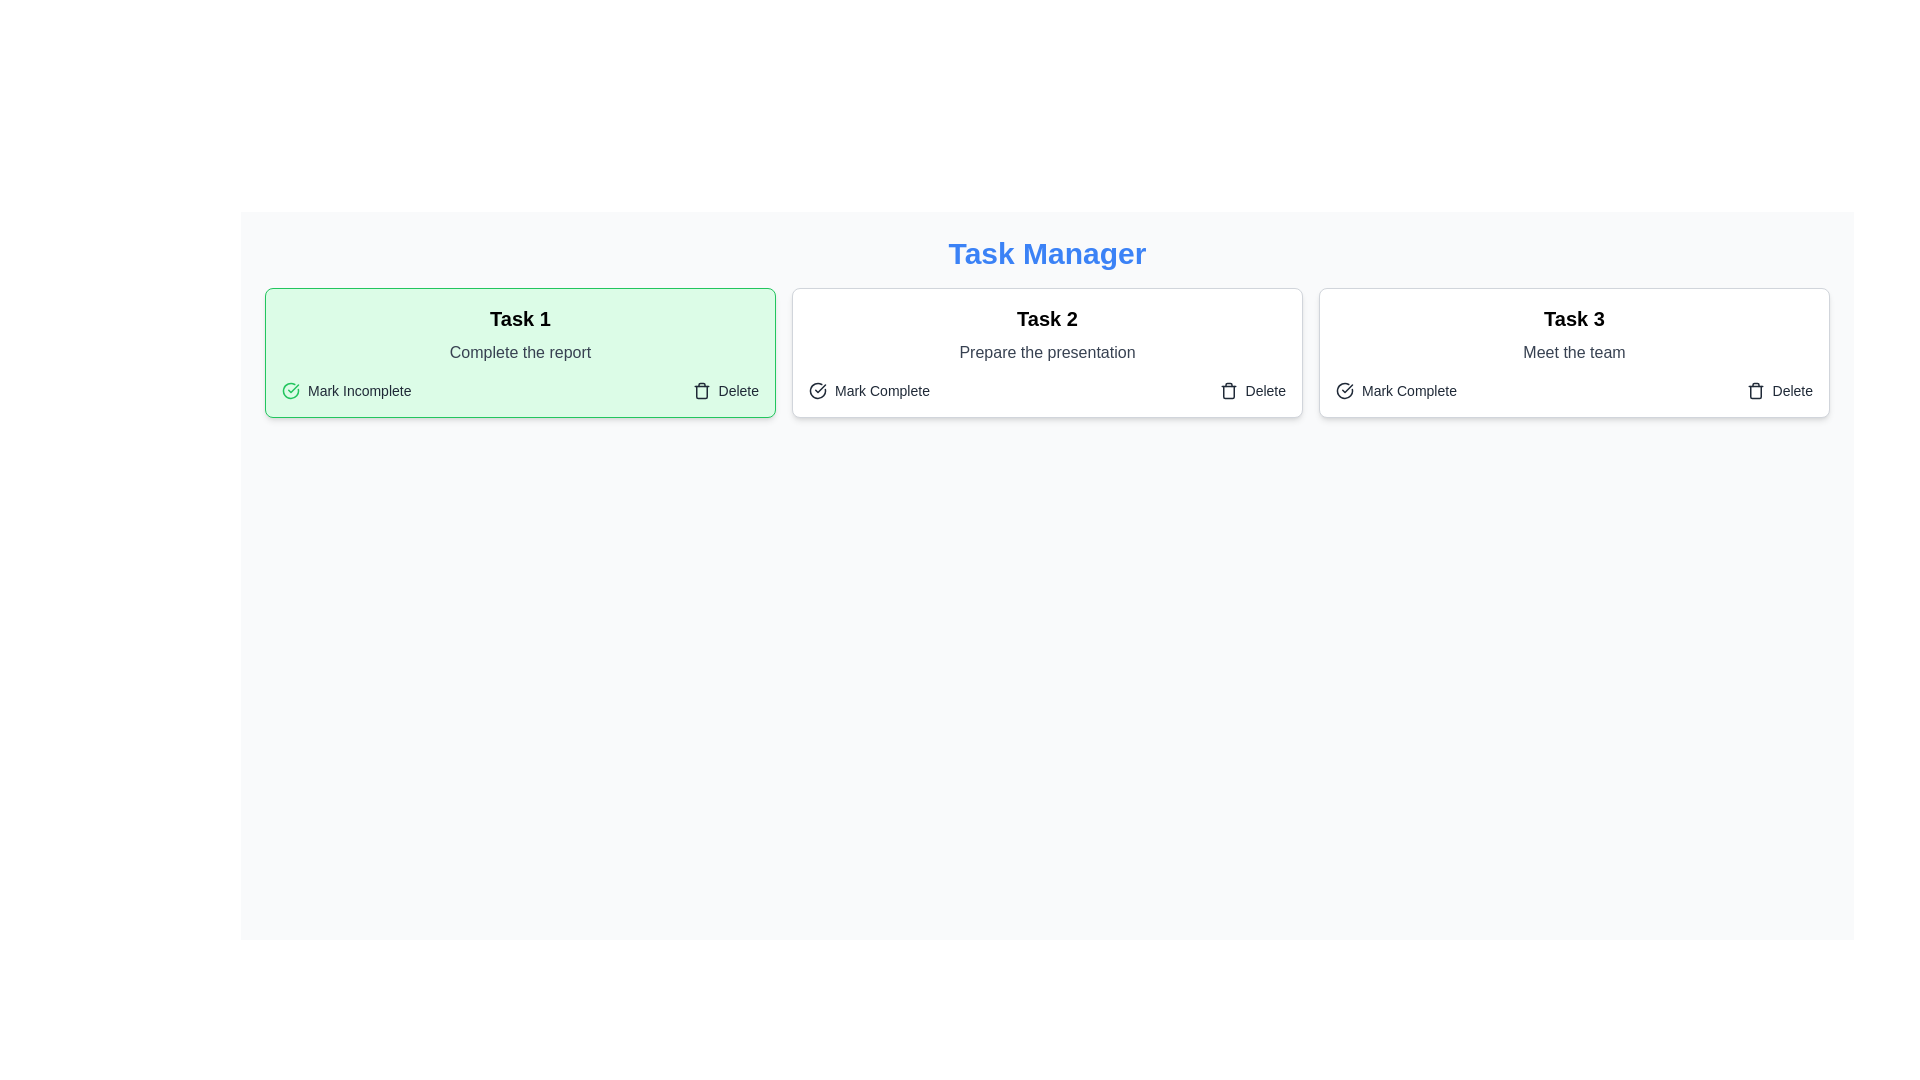 This screenshot has height=1080, width=1920. I want to click on the 'Delete' static label, which is styled in dark gray and located towards the bottom-right corner of the Task 1 box, slightly to the right of a trash can icon, so click(737, 390).